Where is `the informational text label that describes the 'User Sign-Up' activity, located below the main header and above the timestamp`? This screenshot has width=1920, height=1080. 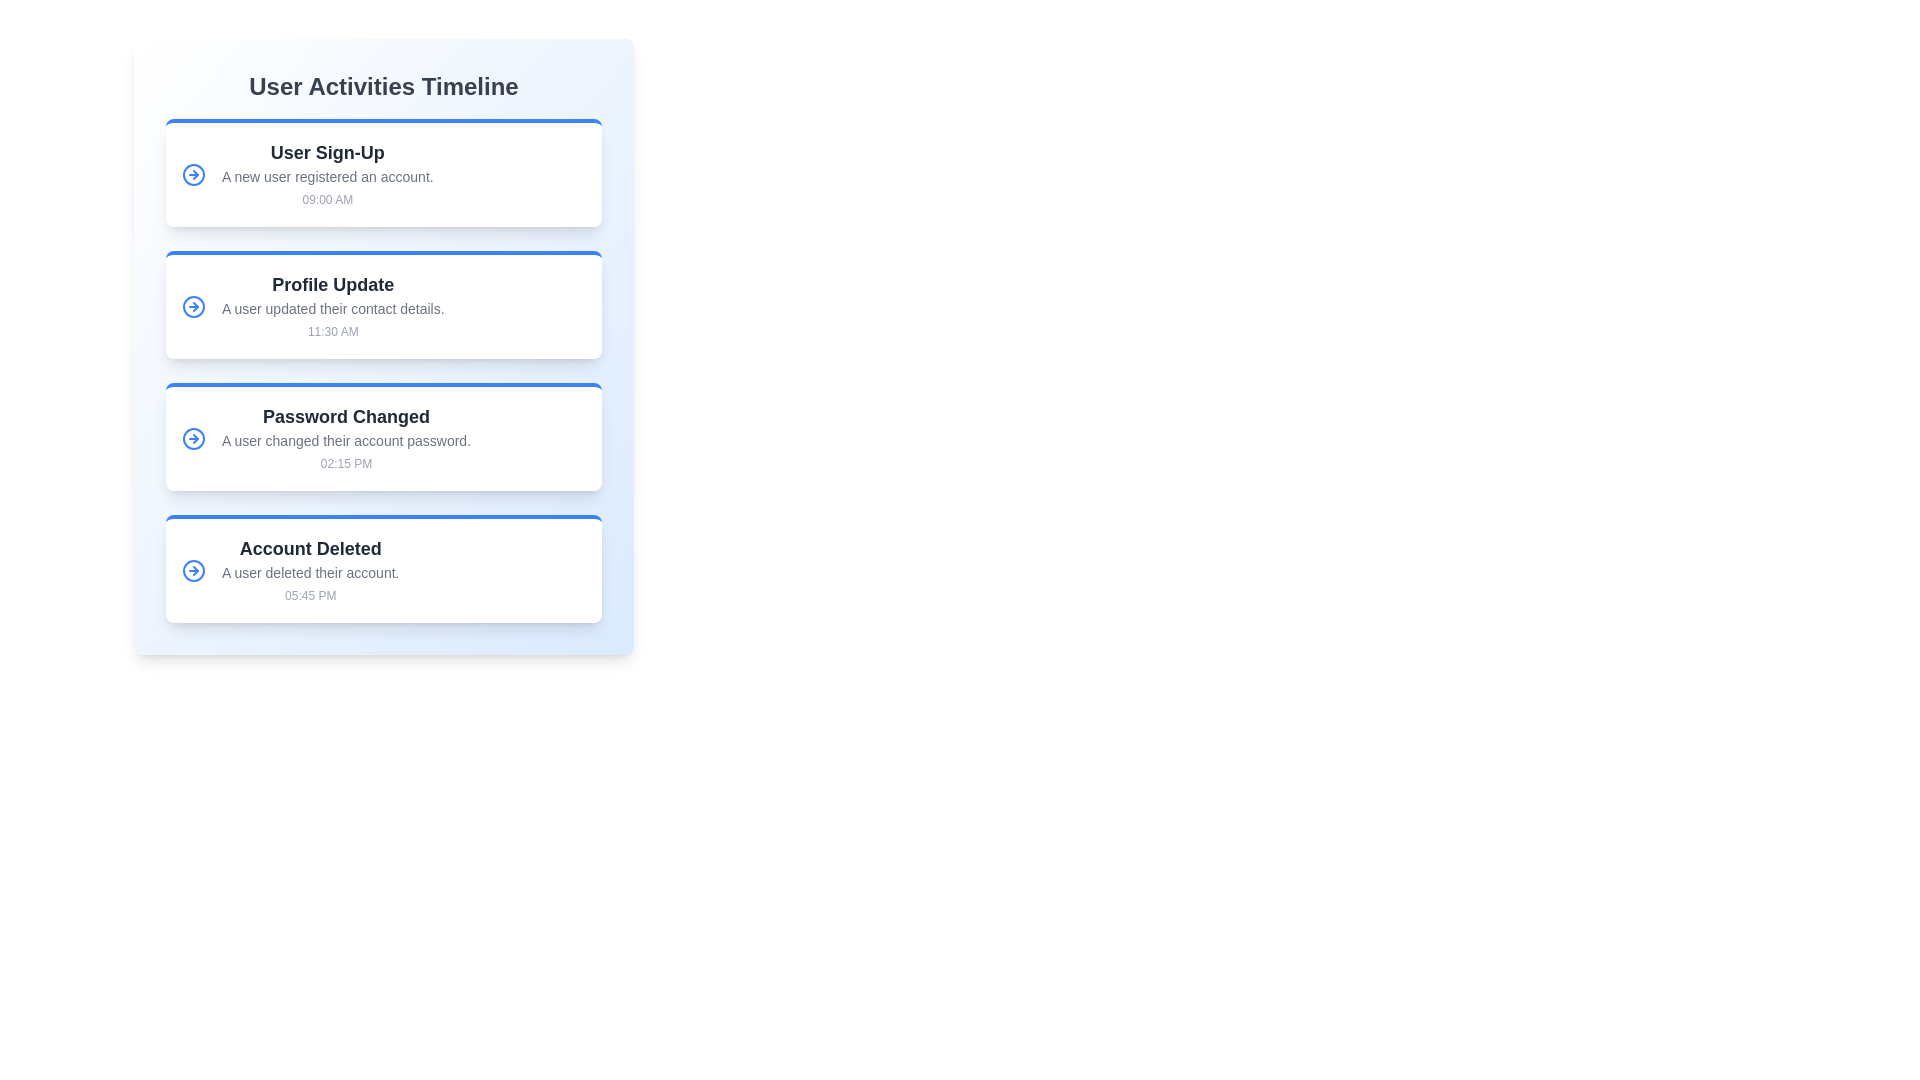
the informational text label that describes the 'User Sign-Up' activity, located below the main header and above the timestamp is located at coordinates (327, 176).